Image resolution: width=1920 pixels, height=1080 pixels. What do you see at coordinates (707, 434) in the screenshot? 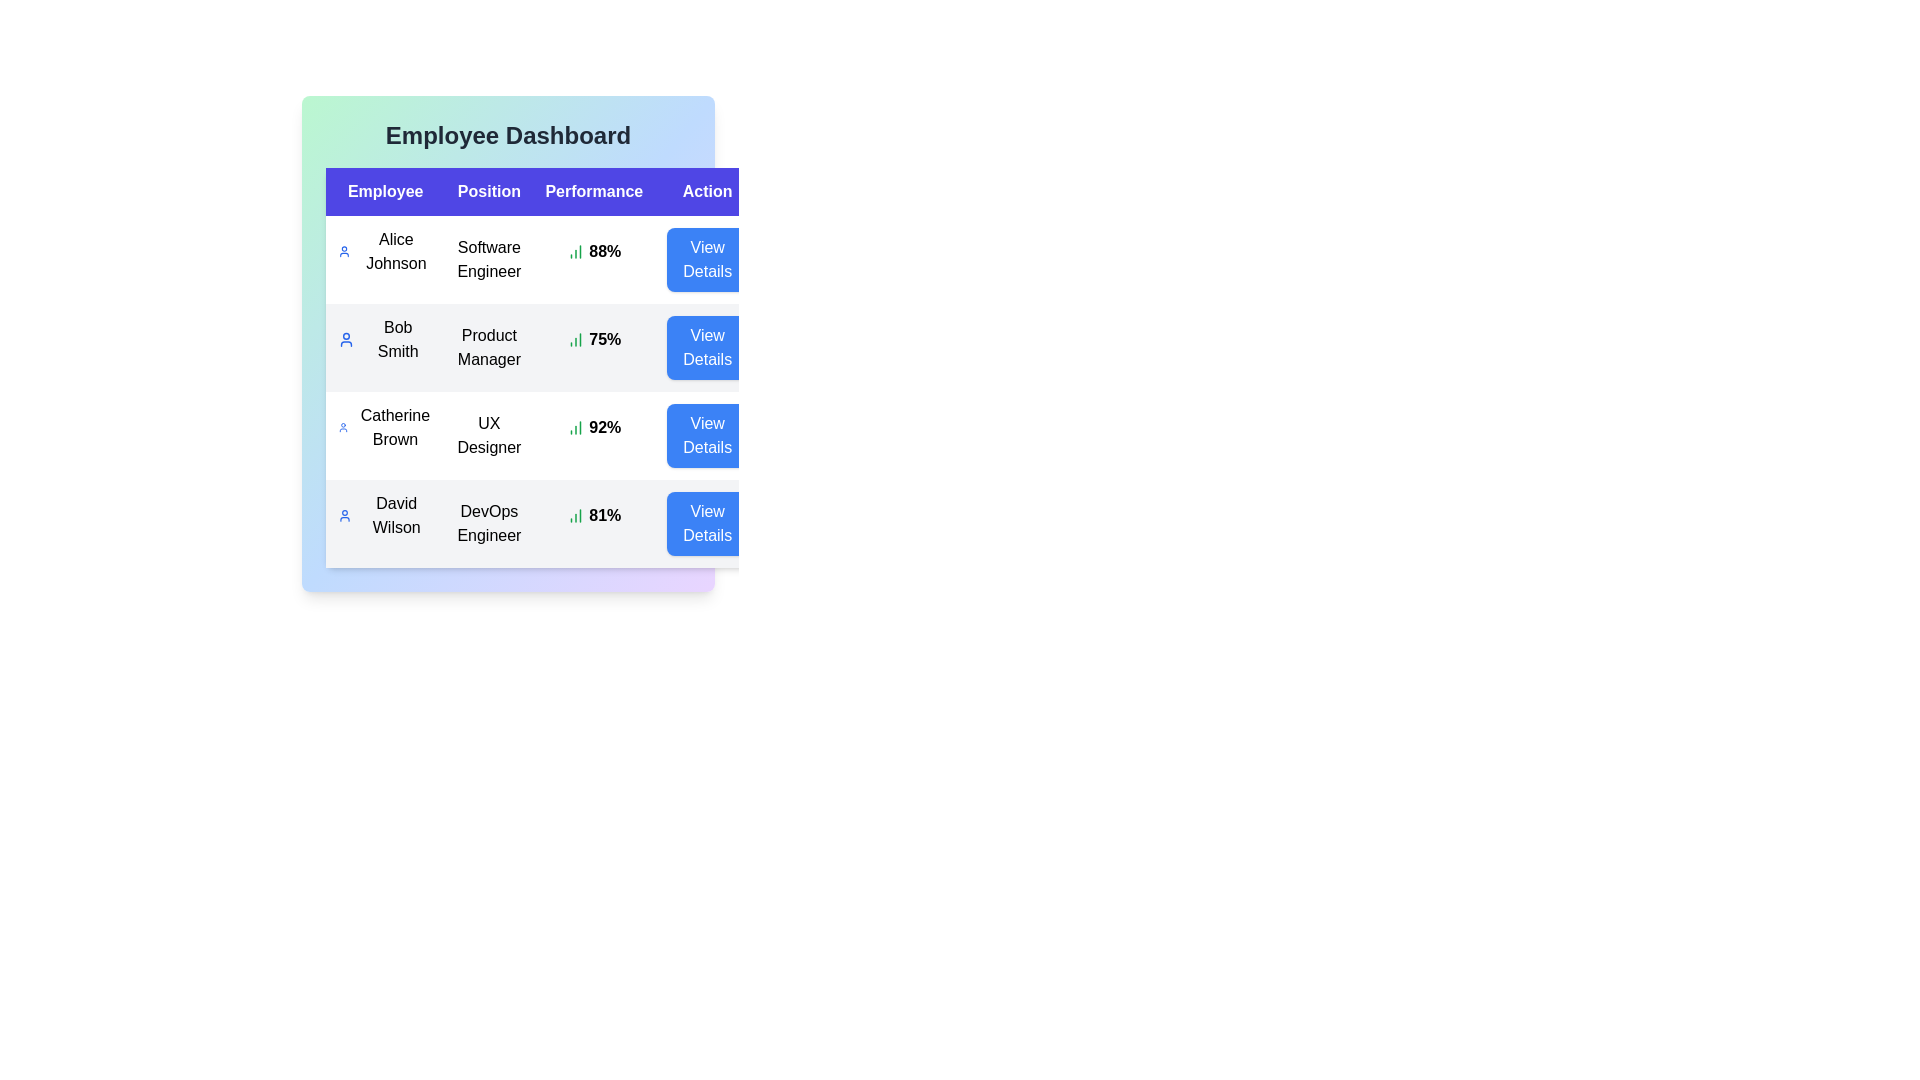
I see `'View Details' button for the employee specified by Catherine Brown` at bounding box center [707, 434].